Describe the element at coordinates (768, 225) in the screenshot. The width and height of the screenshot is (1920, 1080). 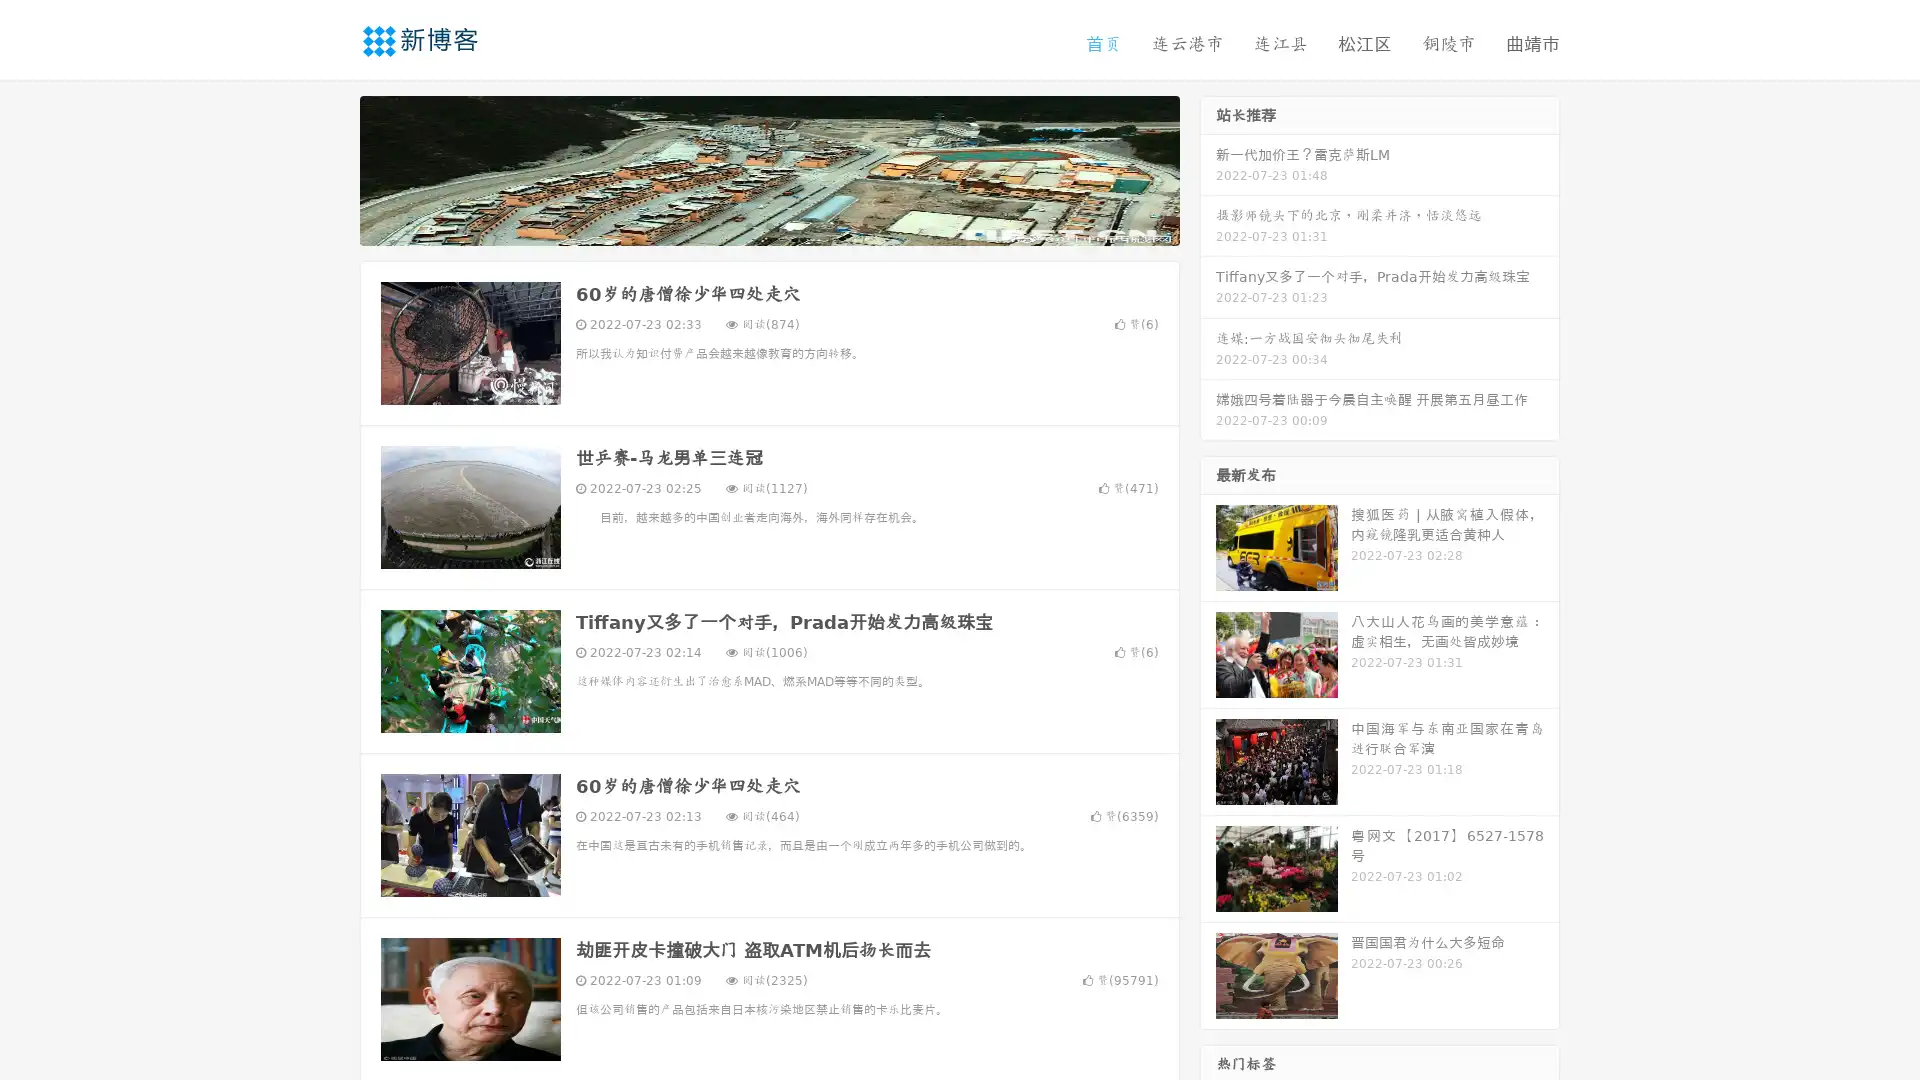
I see `Go to slide 2` at that location.